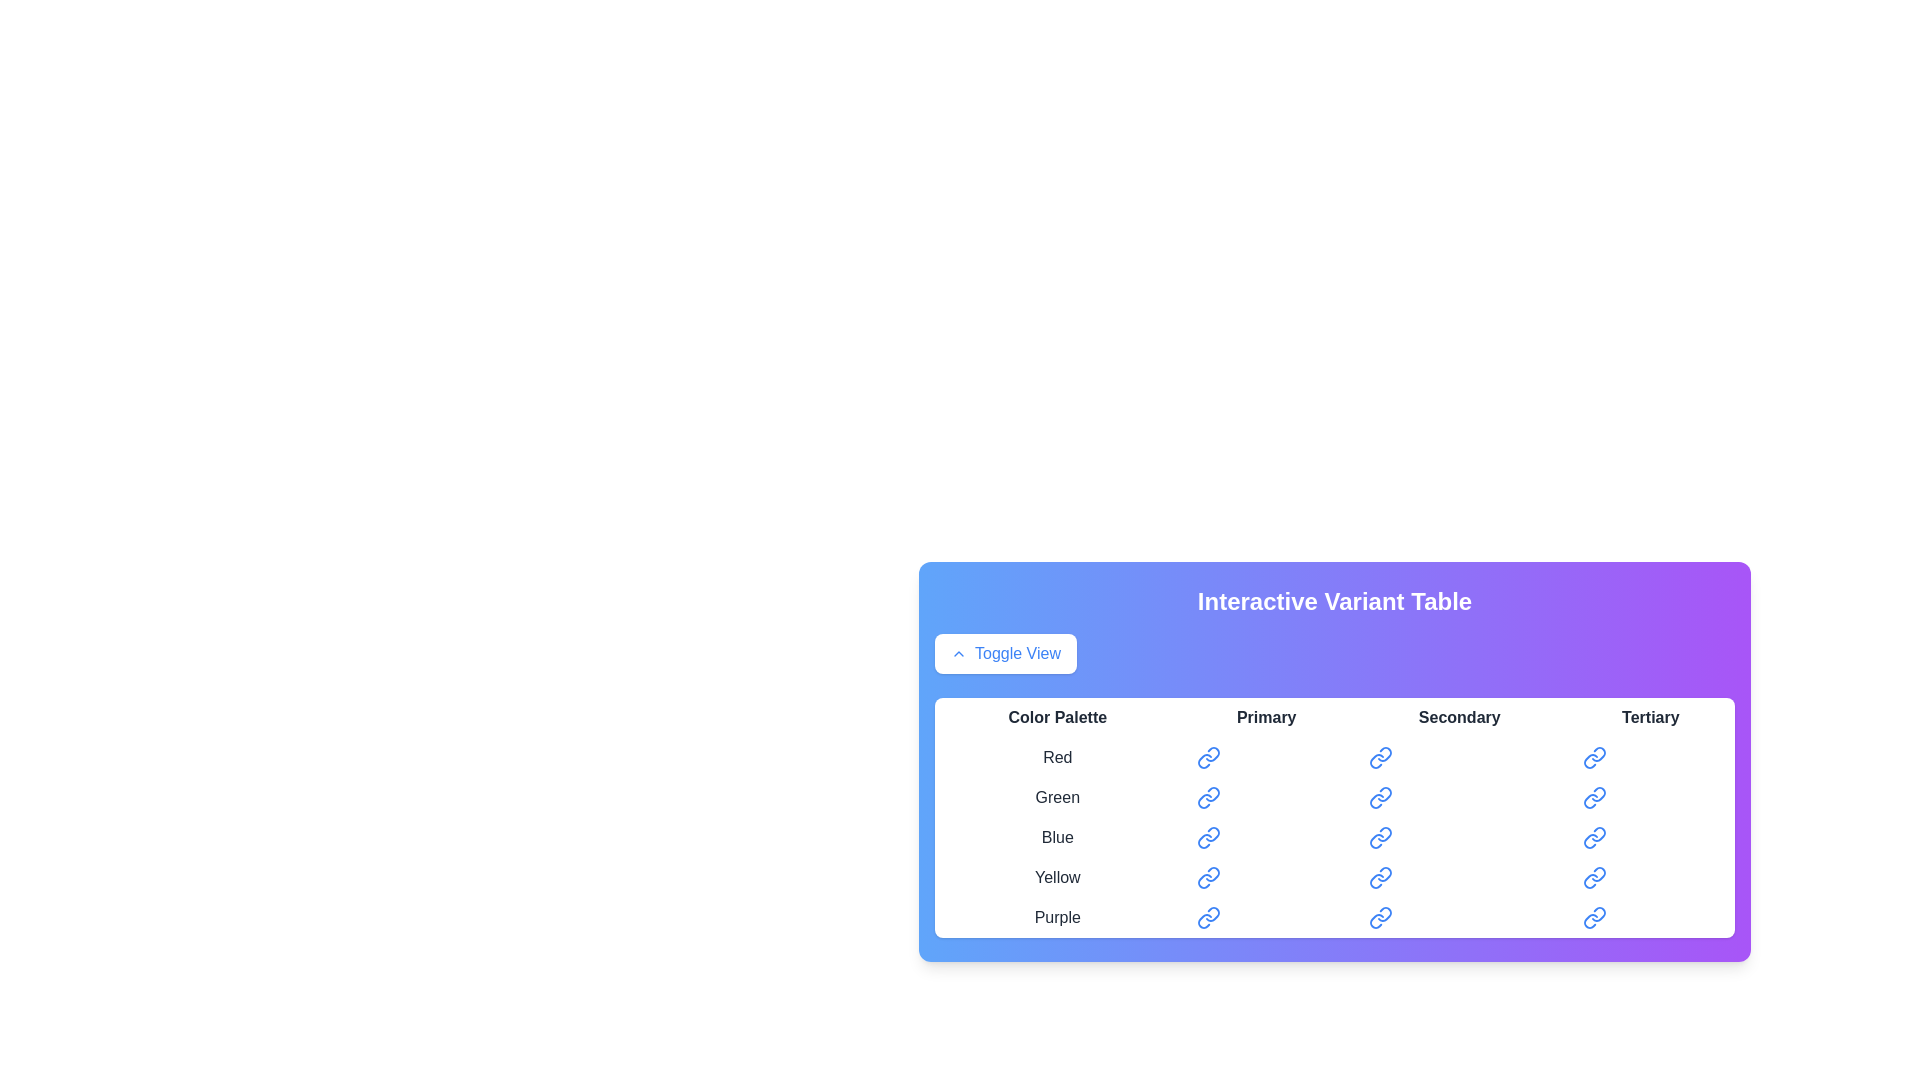 The image size is (1920, 1080). I want to click on the blue link icon in the 'Primary' column, second row of the 'Interactive Variant Table', so click(1207, 797).